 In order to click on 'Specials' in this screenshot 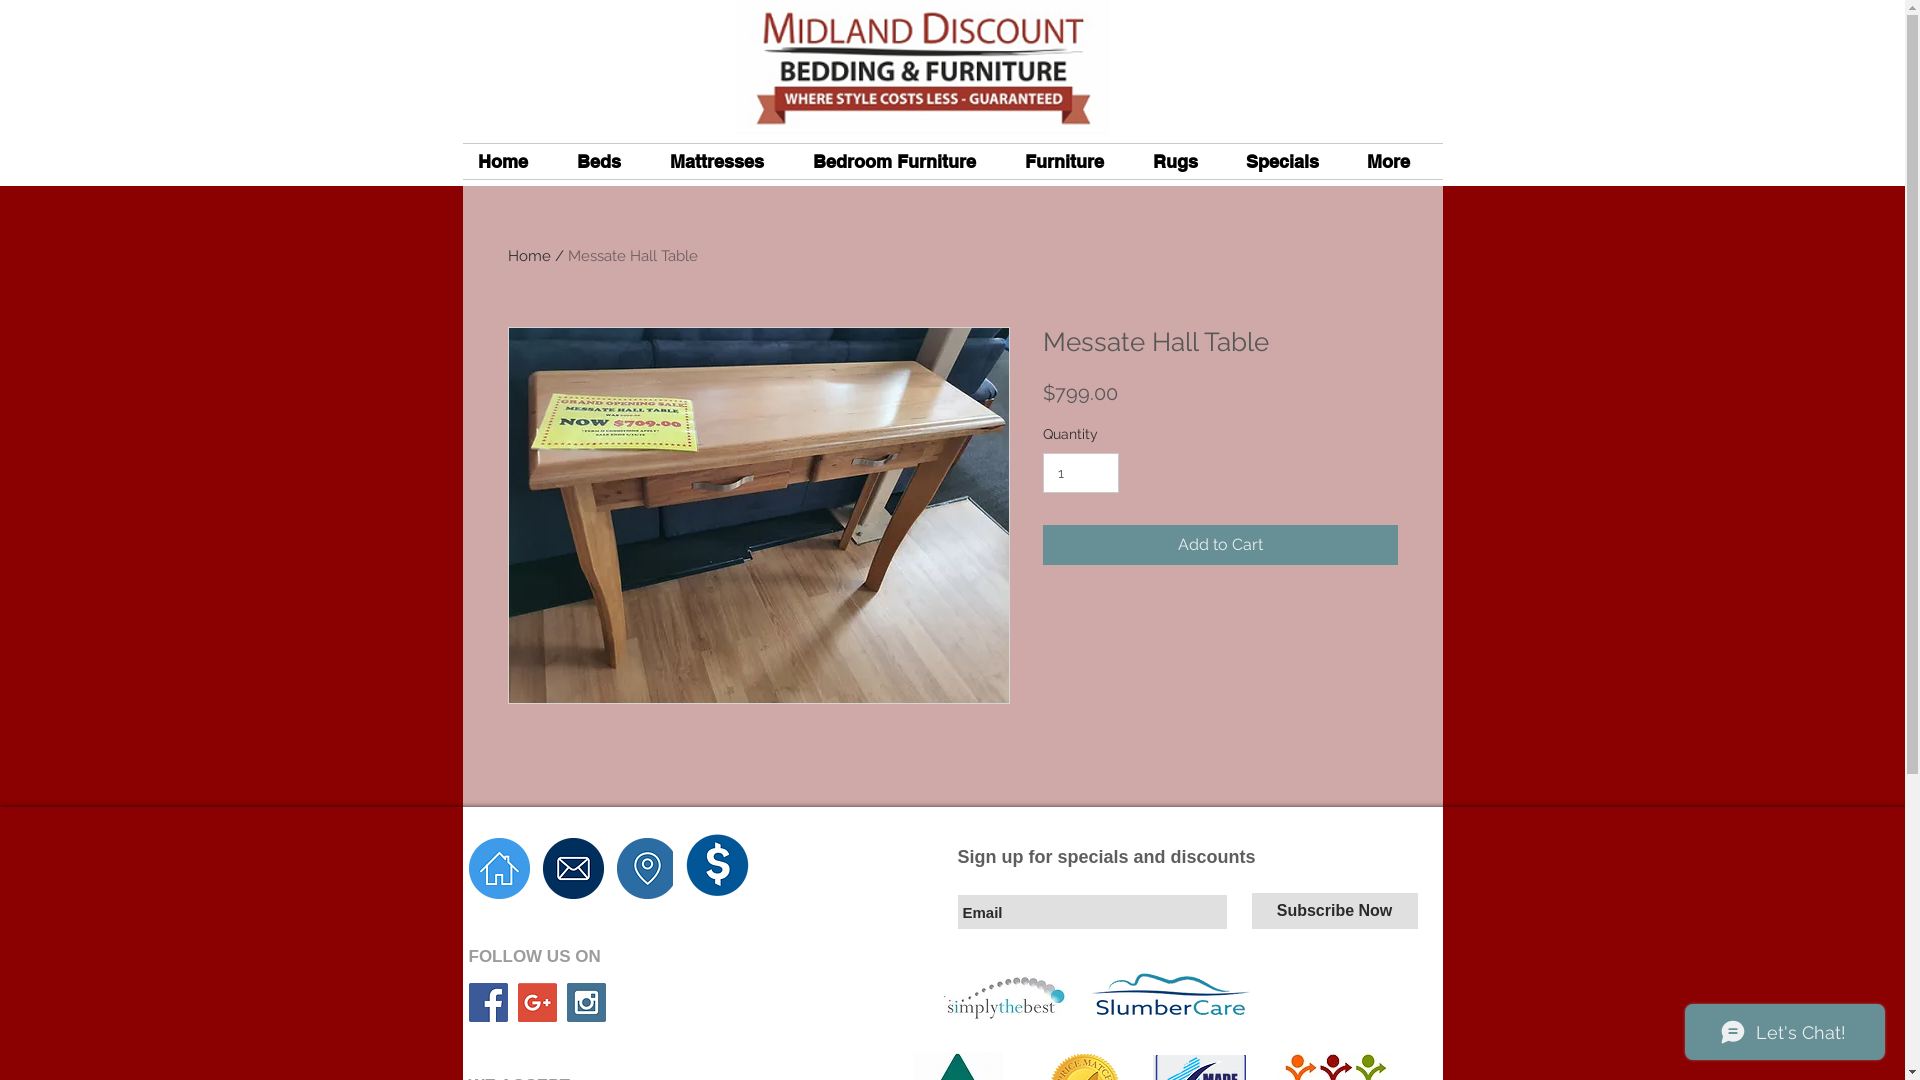, I will do `click(1290, 160)`.